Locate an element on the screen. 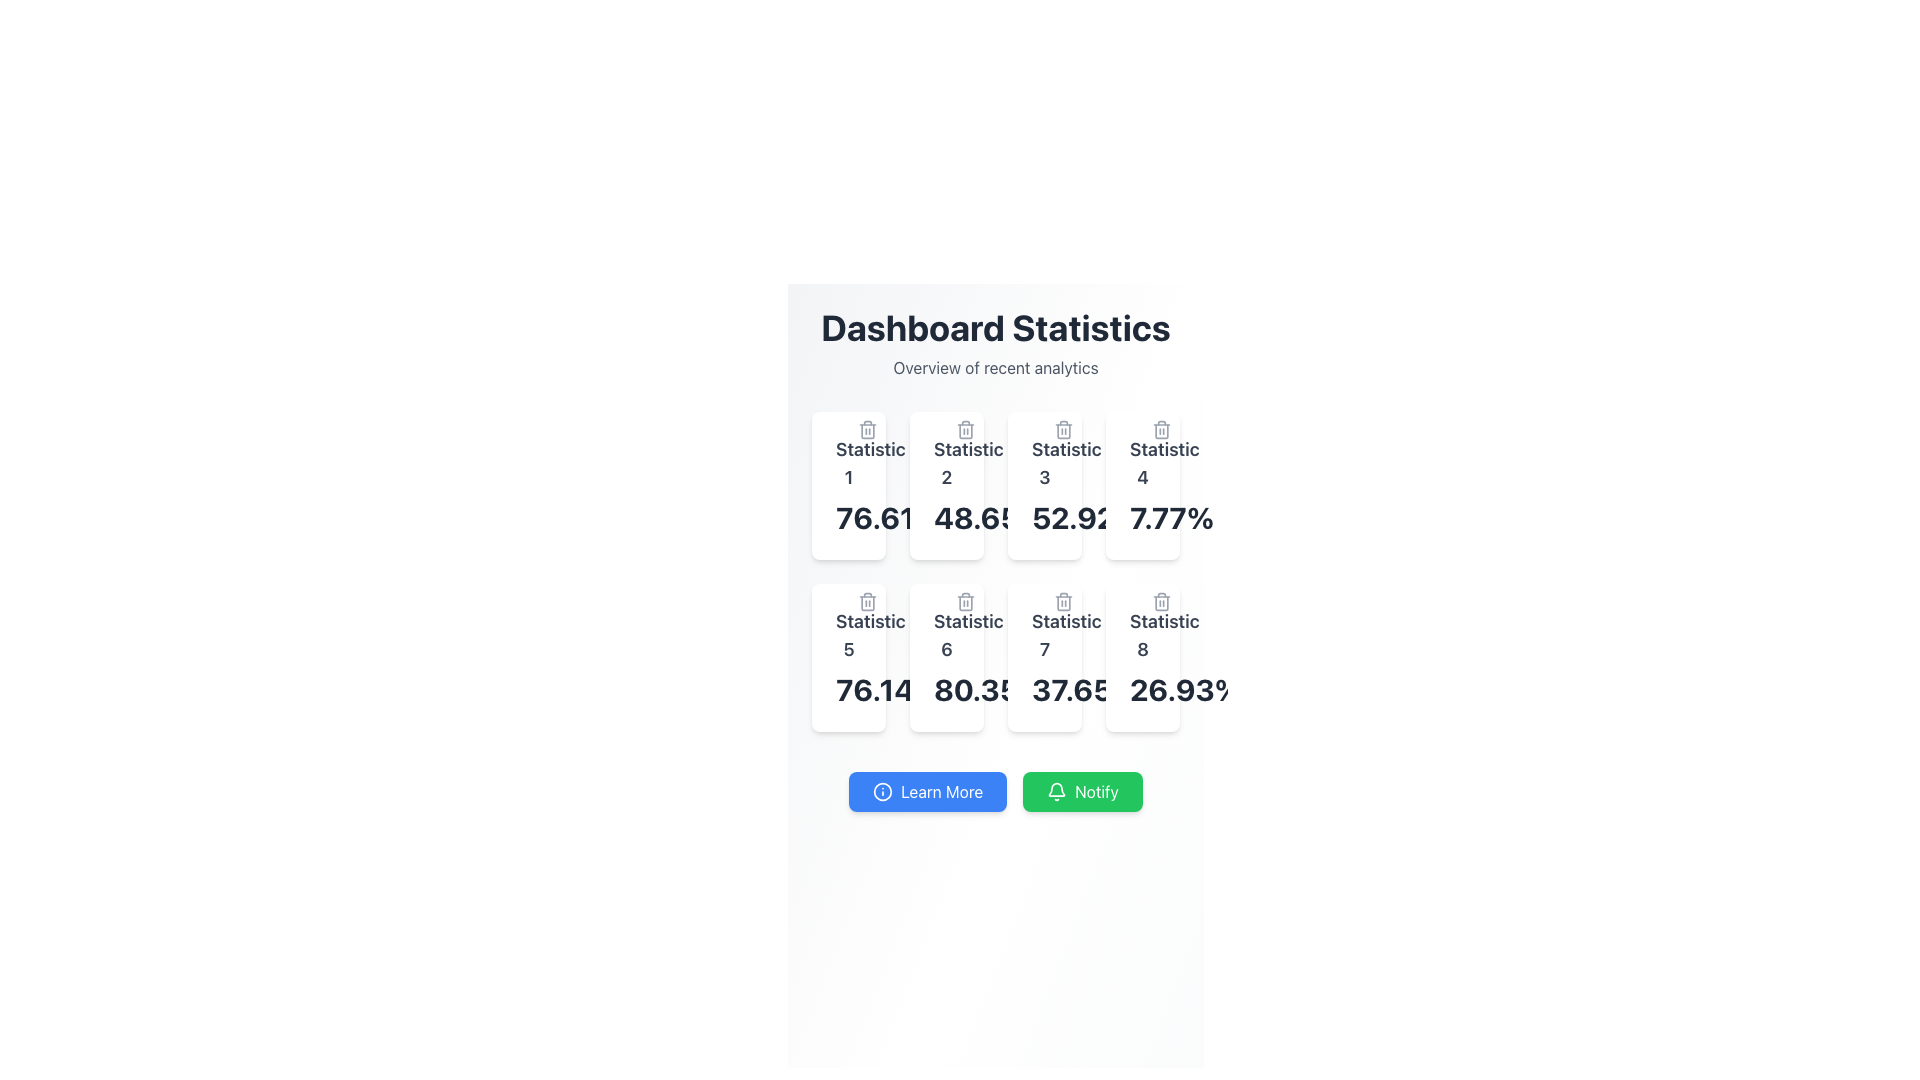 This screenshot has height=1080, width=1920. the text display showcasing the numerical statistic value '7.77%' under the title 'Statistic 4.' is located at coordinates (1142, 516).